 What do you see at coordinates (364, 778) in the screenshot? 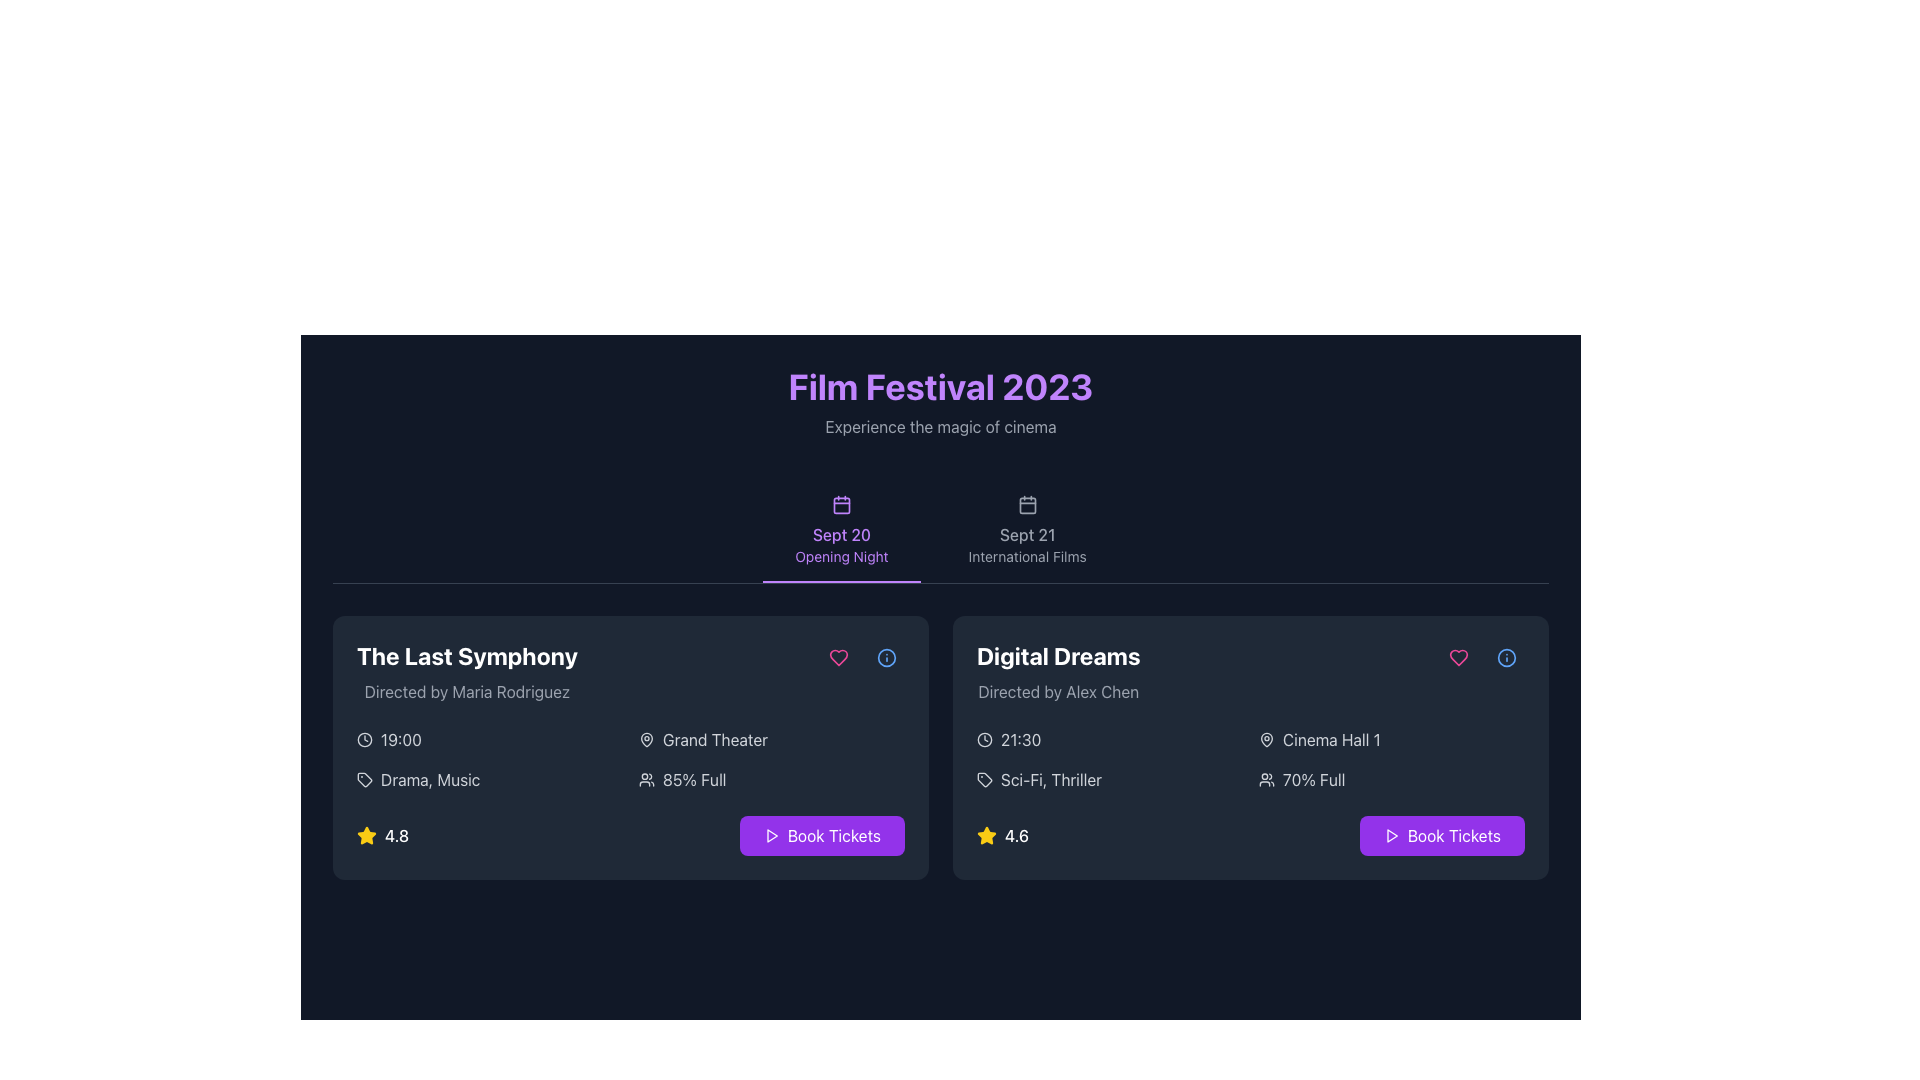
I see `the small dark-colored tag icon located to the left of the movie genre text in the left card component of the interface` at bounding box center [364, 778].